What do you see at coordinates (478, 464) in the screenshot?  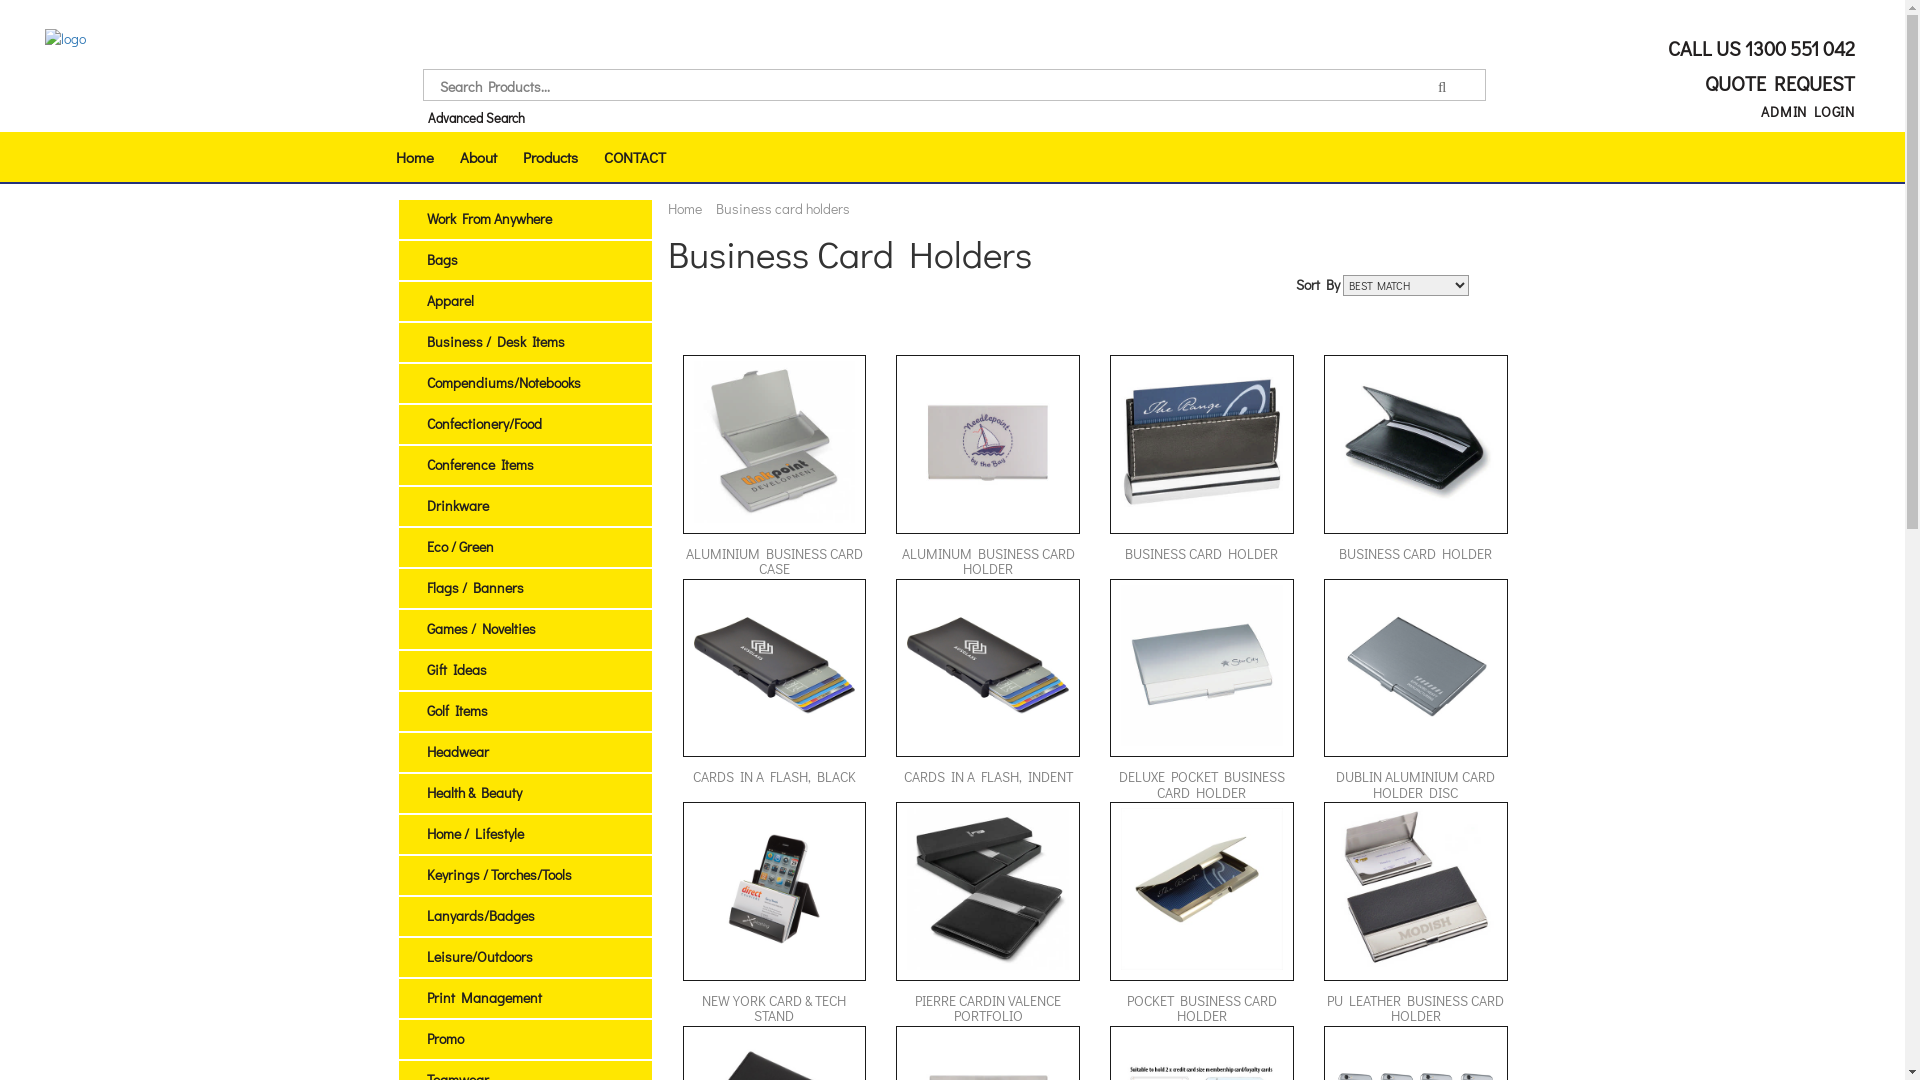 I see `'Conference Items'` at bounding box center [478, 464].